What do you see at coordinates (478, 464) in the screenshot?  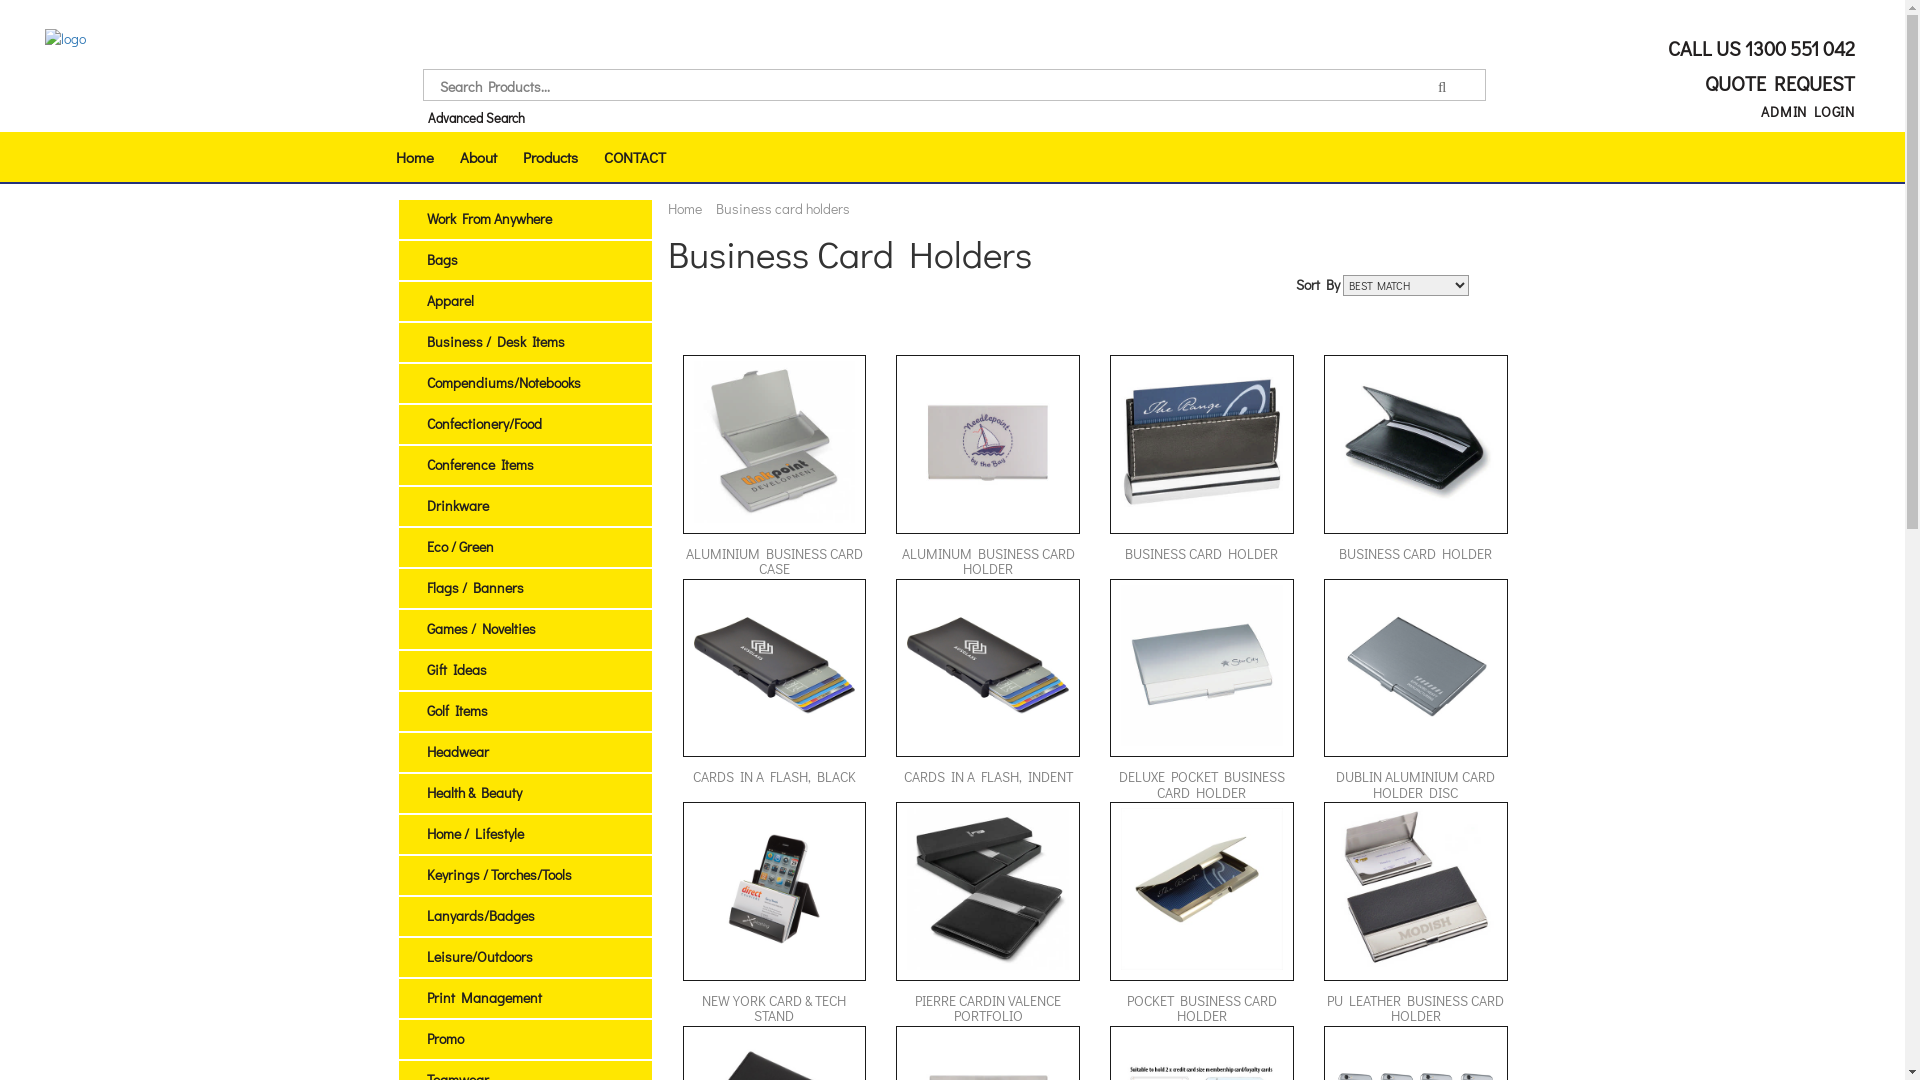 I see `'Conference Items'` at bounding box center [478, 464].